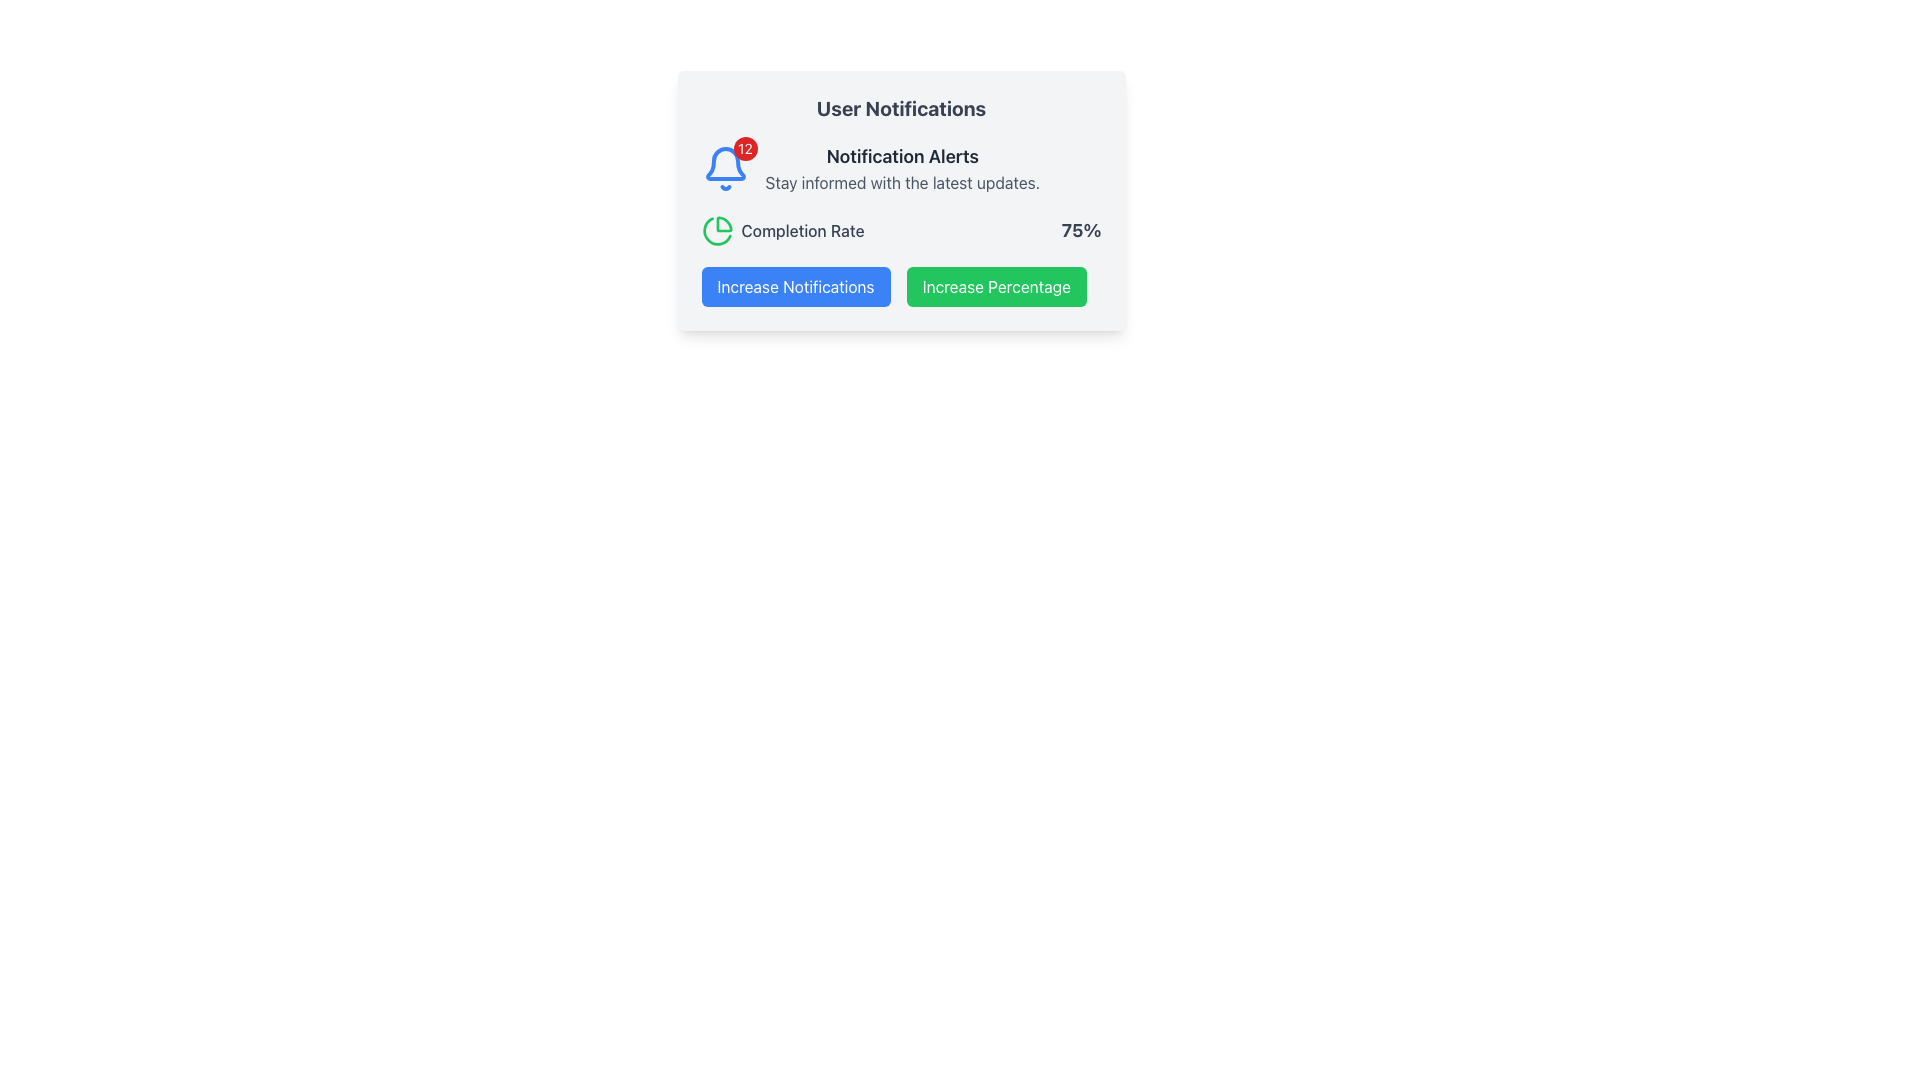  I want to click on the green rectangular button labeled 'Increase Percentage' to observe any hover-specific styling effects, so click(996, 286).